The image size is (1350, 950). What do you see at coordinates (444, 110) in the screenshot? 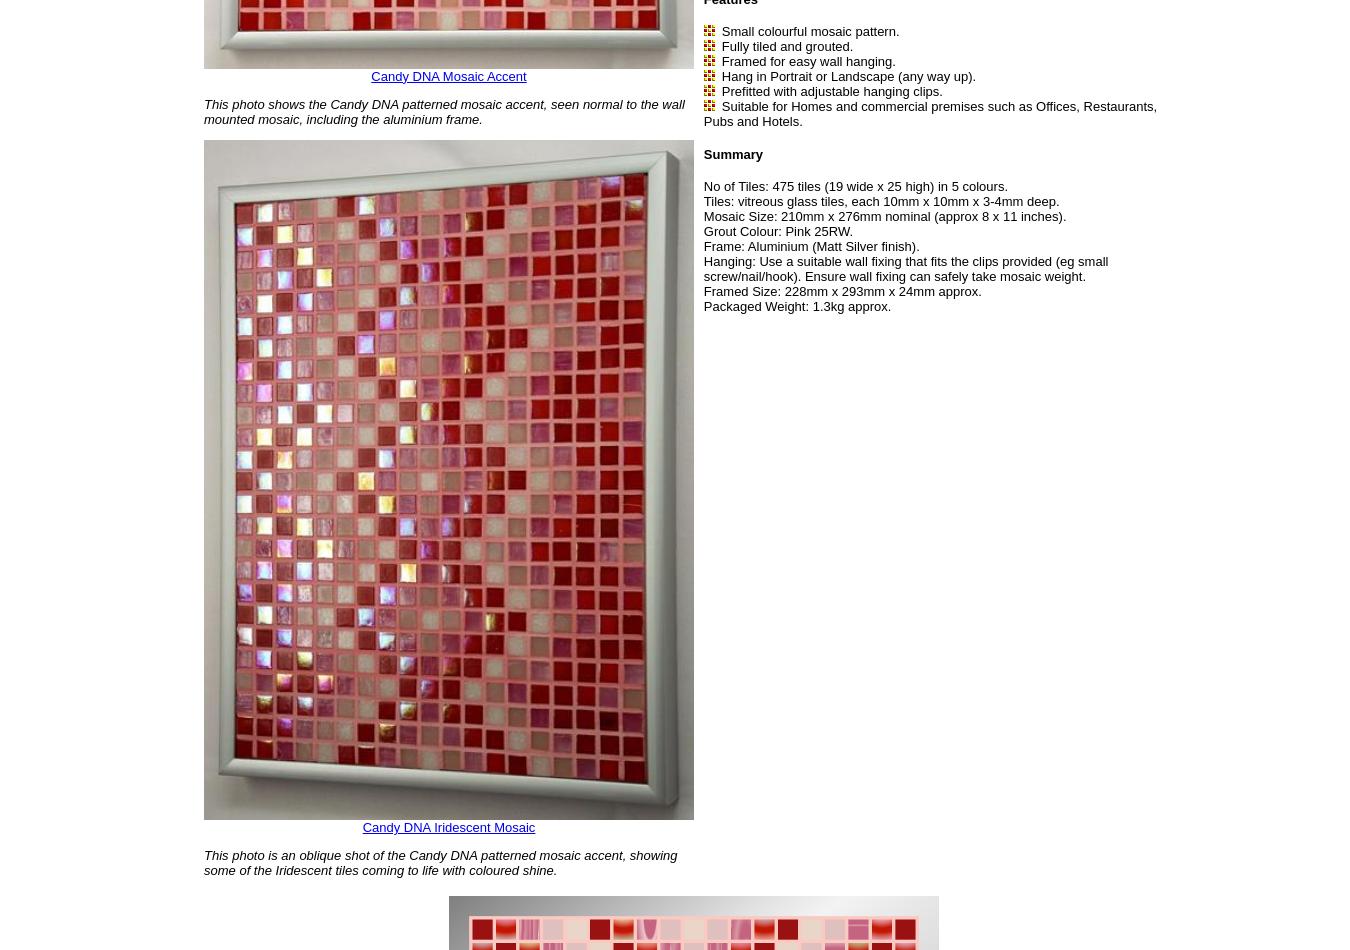
I see `'This photo shows the Candy DNA patterned mosaic accent, seen normal to the wall mounted mosaic, including the aluminium frame.'` at bounding box center [444, 110].